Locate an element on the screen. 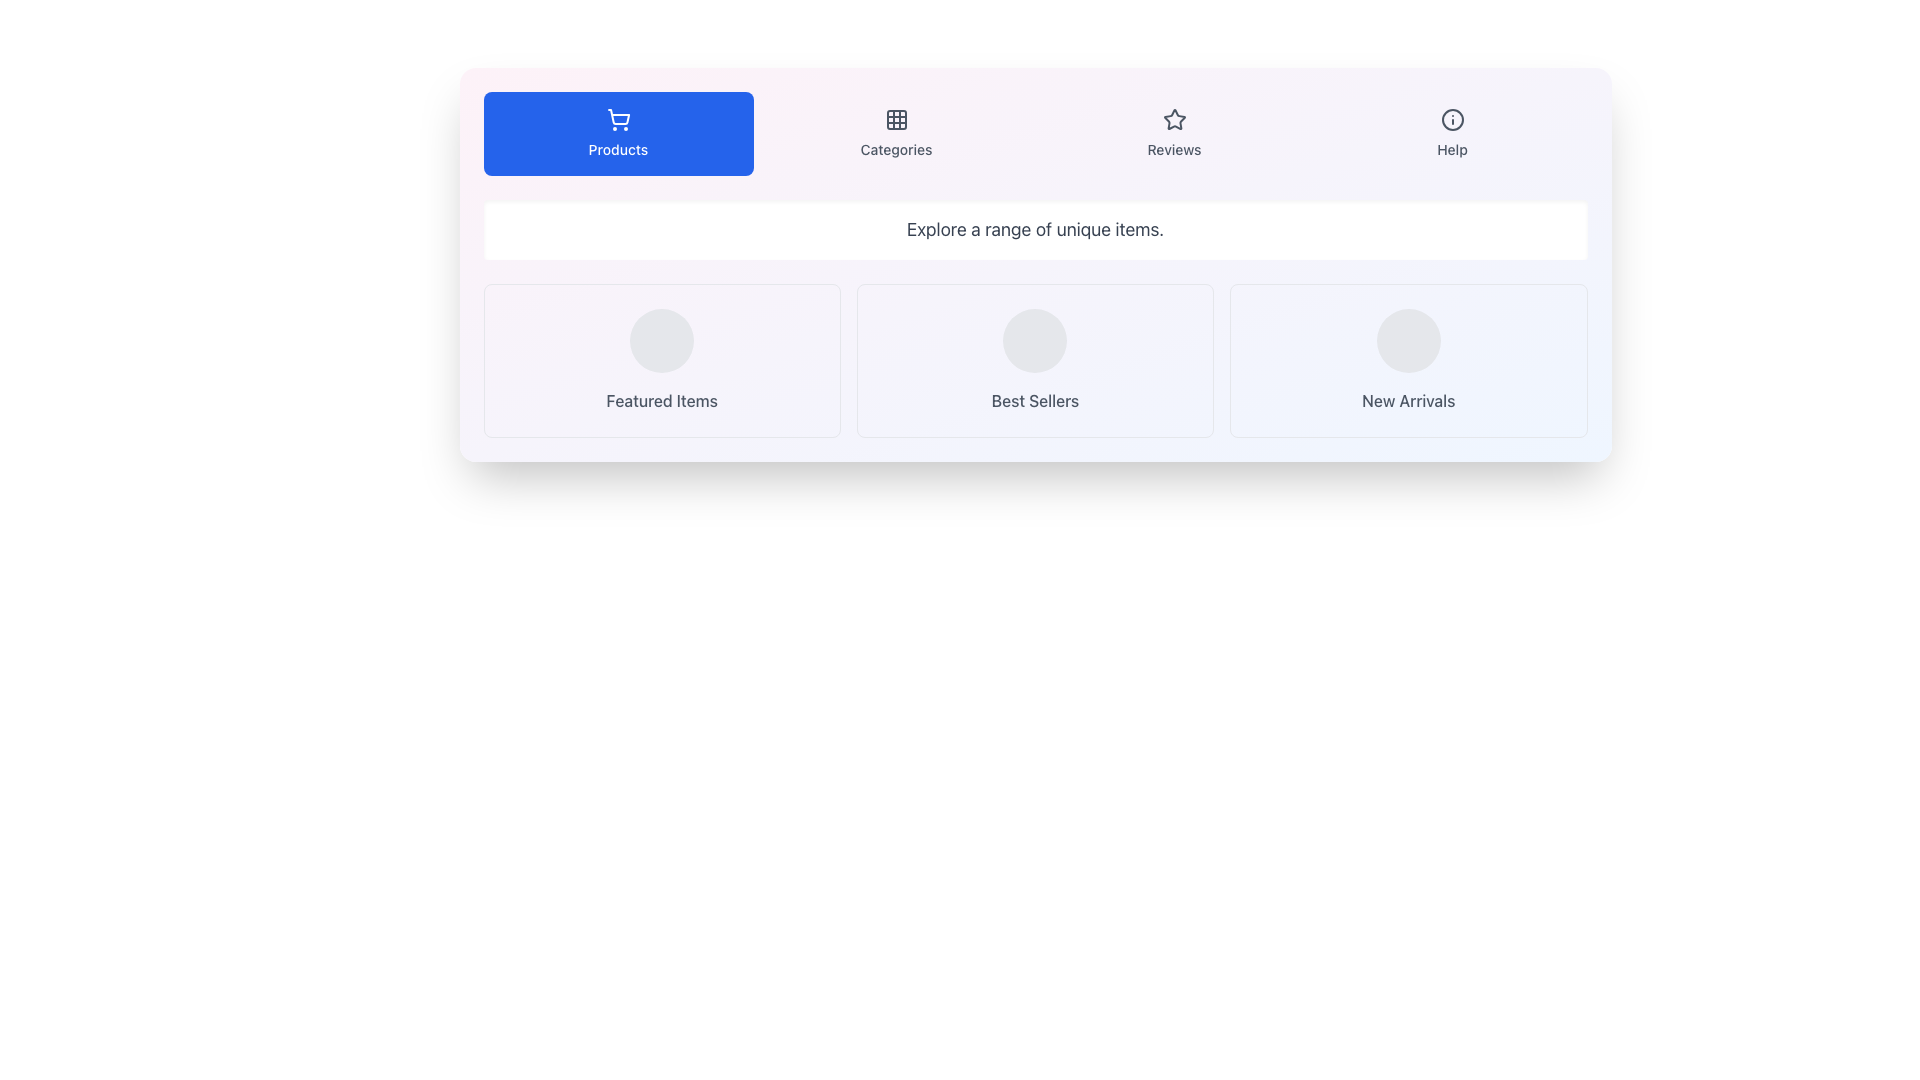  the main descriptive text label positioned below the navigation bar and above the featured items section is located at coordinates (1035, 229).